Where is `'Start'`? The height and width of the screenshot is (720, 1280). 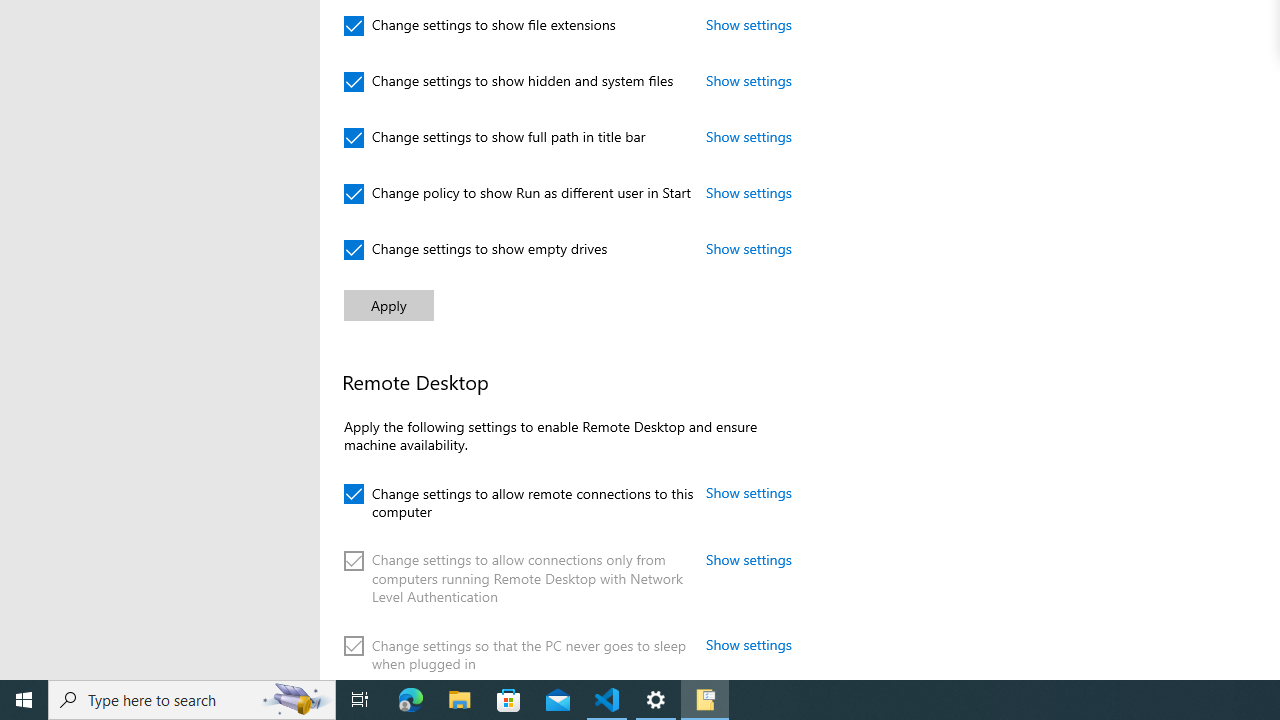 'Start' is located at coordinates (24, 698).